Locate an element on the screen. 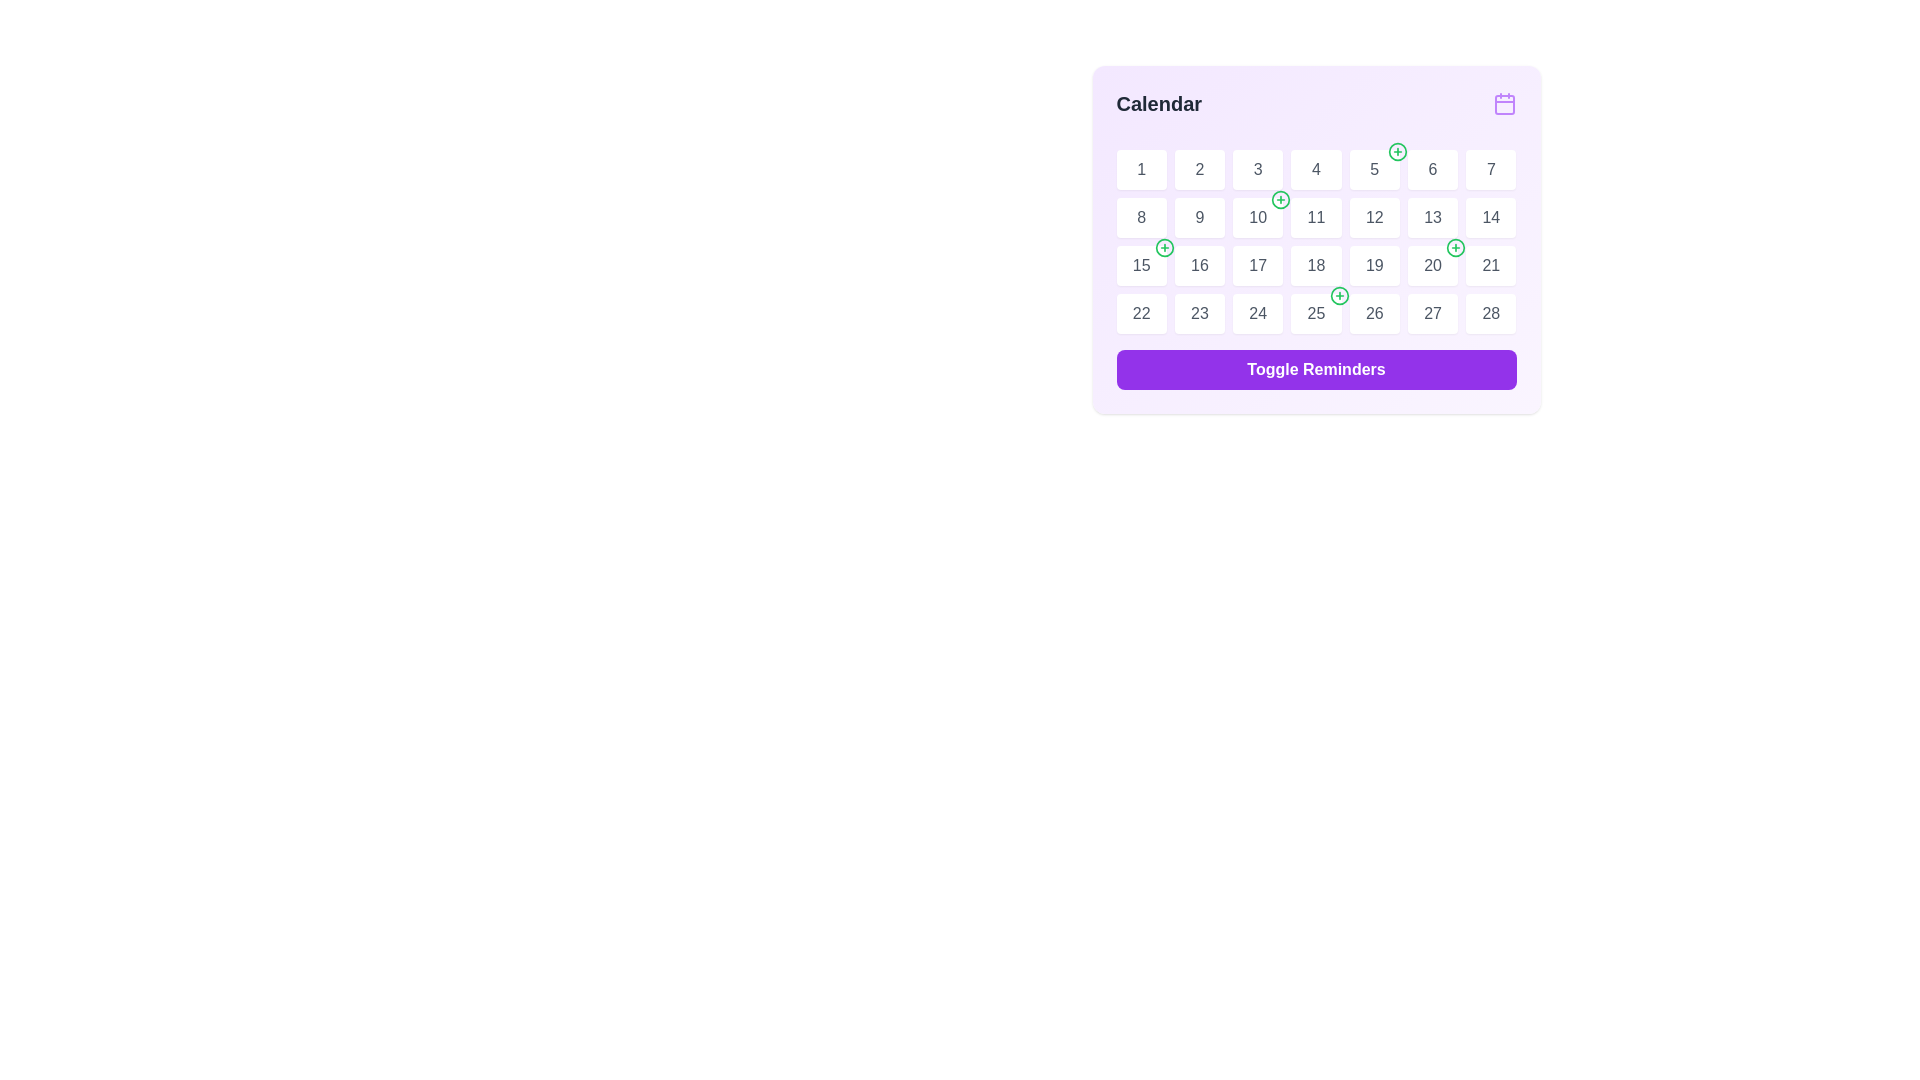  the interactive calendar day tile representing the date '27' is located at coordinates (1432, 313).